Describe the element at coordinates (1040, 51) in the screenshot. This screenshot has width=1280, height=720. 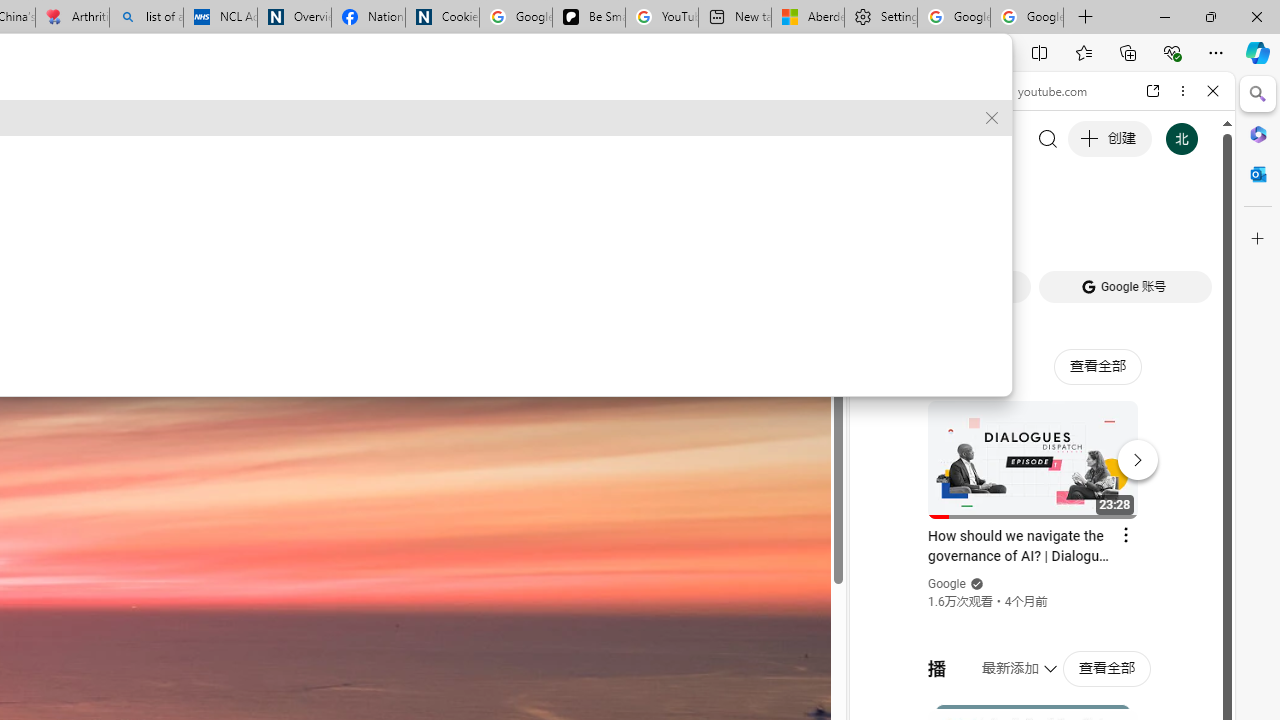
I see `'Split screen'` at that location.